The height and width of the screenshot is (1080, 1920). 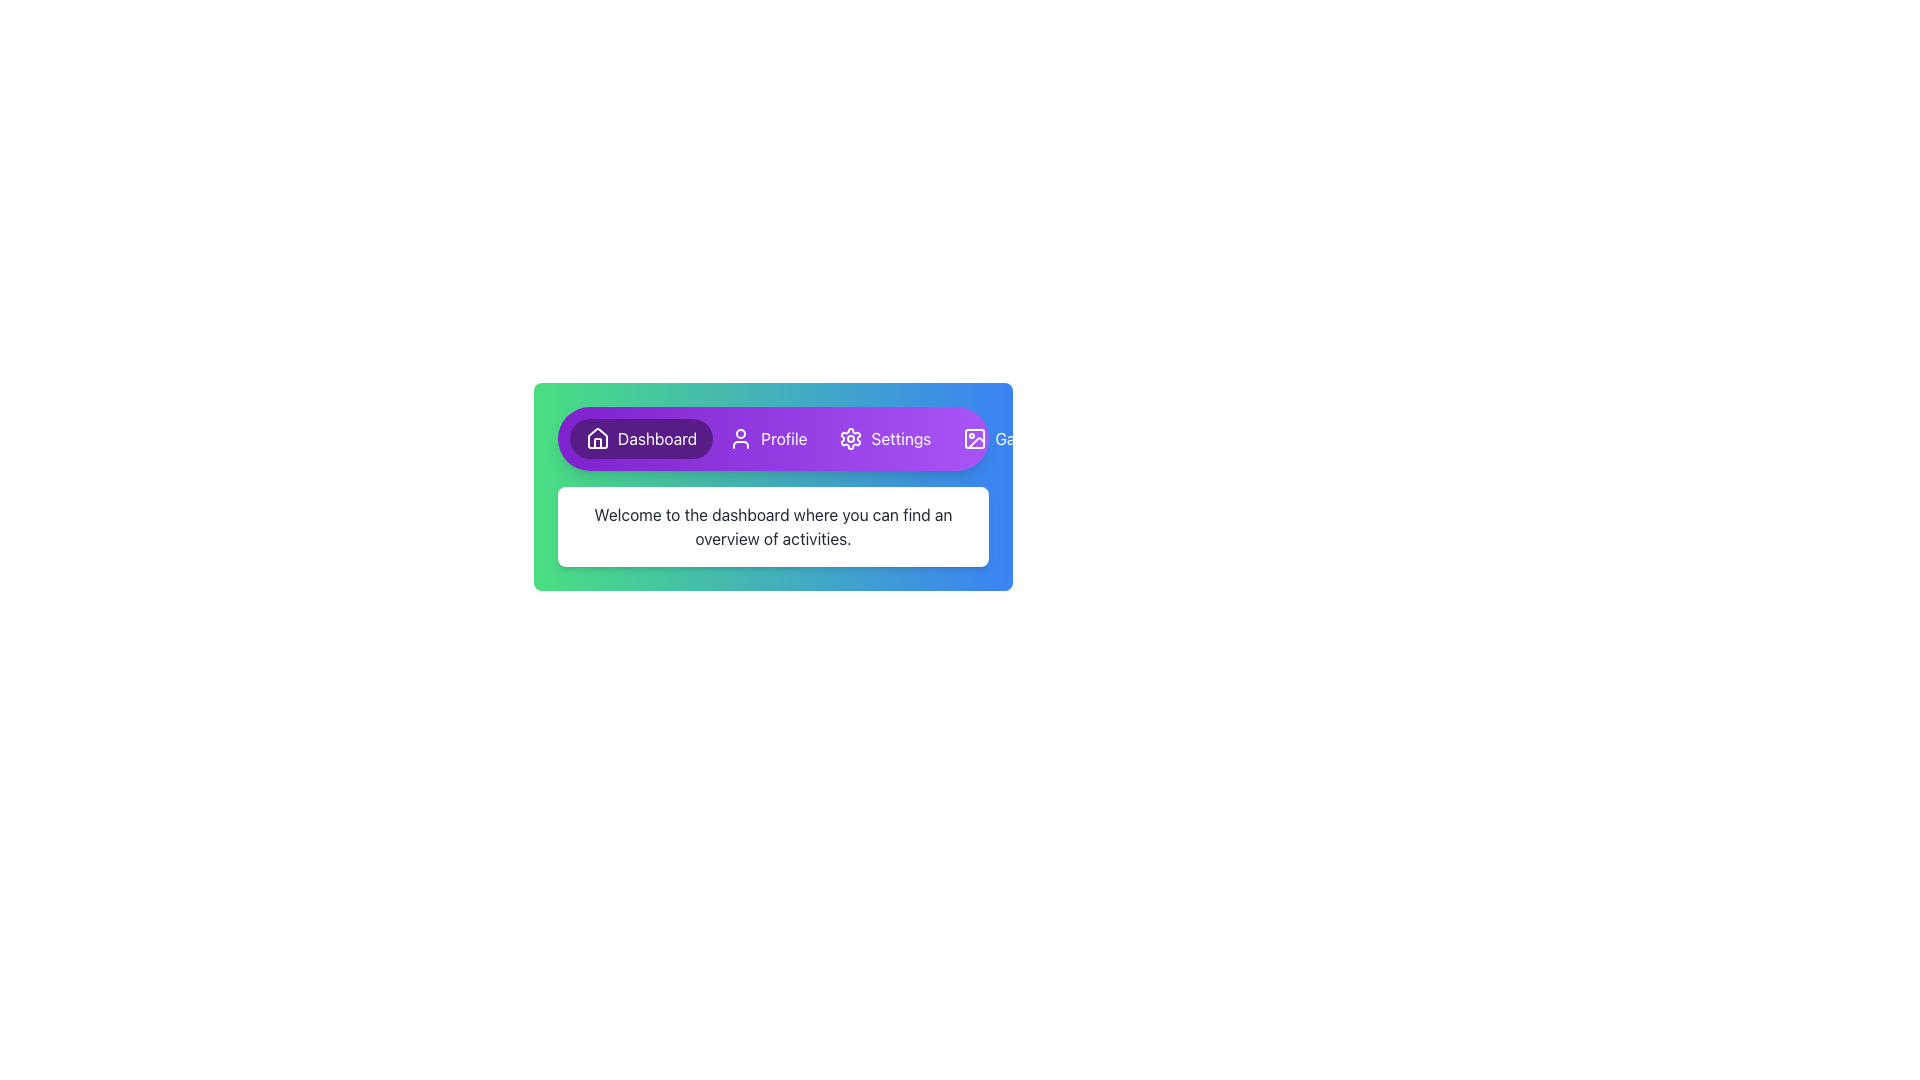 What do you see at coordinates (772, 526) in the screenshot?
I see `text content of the Informational Text Box which contains the message, 'Welcome to the dashboard where you can find an overview of activities.'` at bounding box center [772, 526].